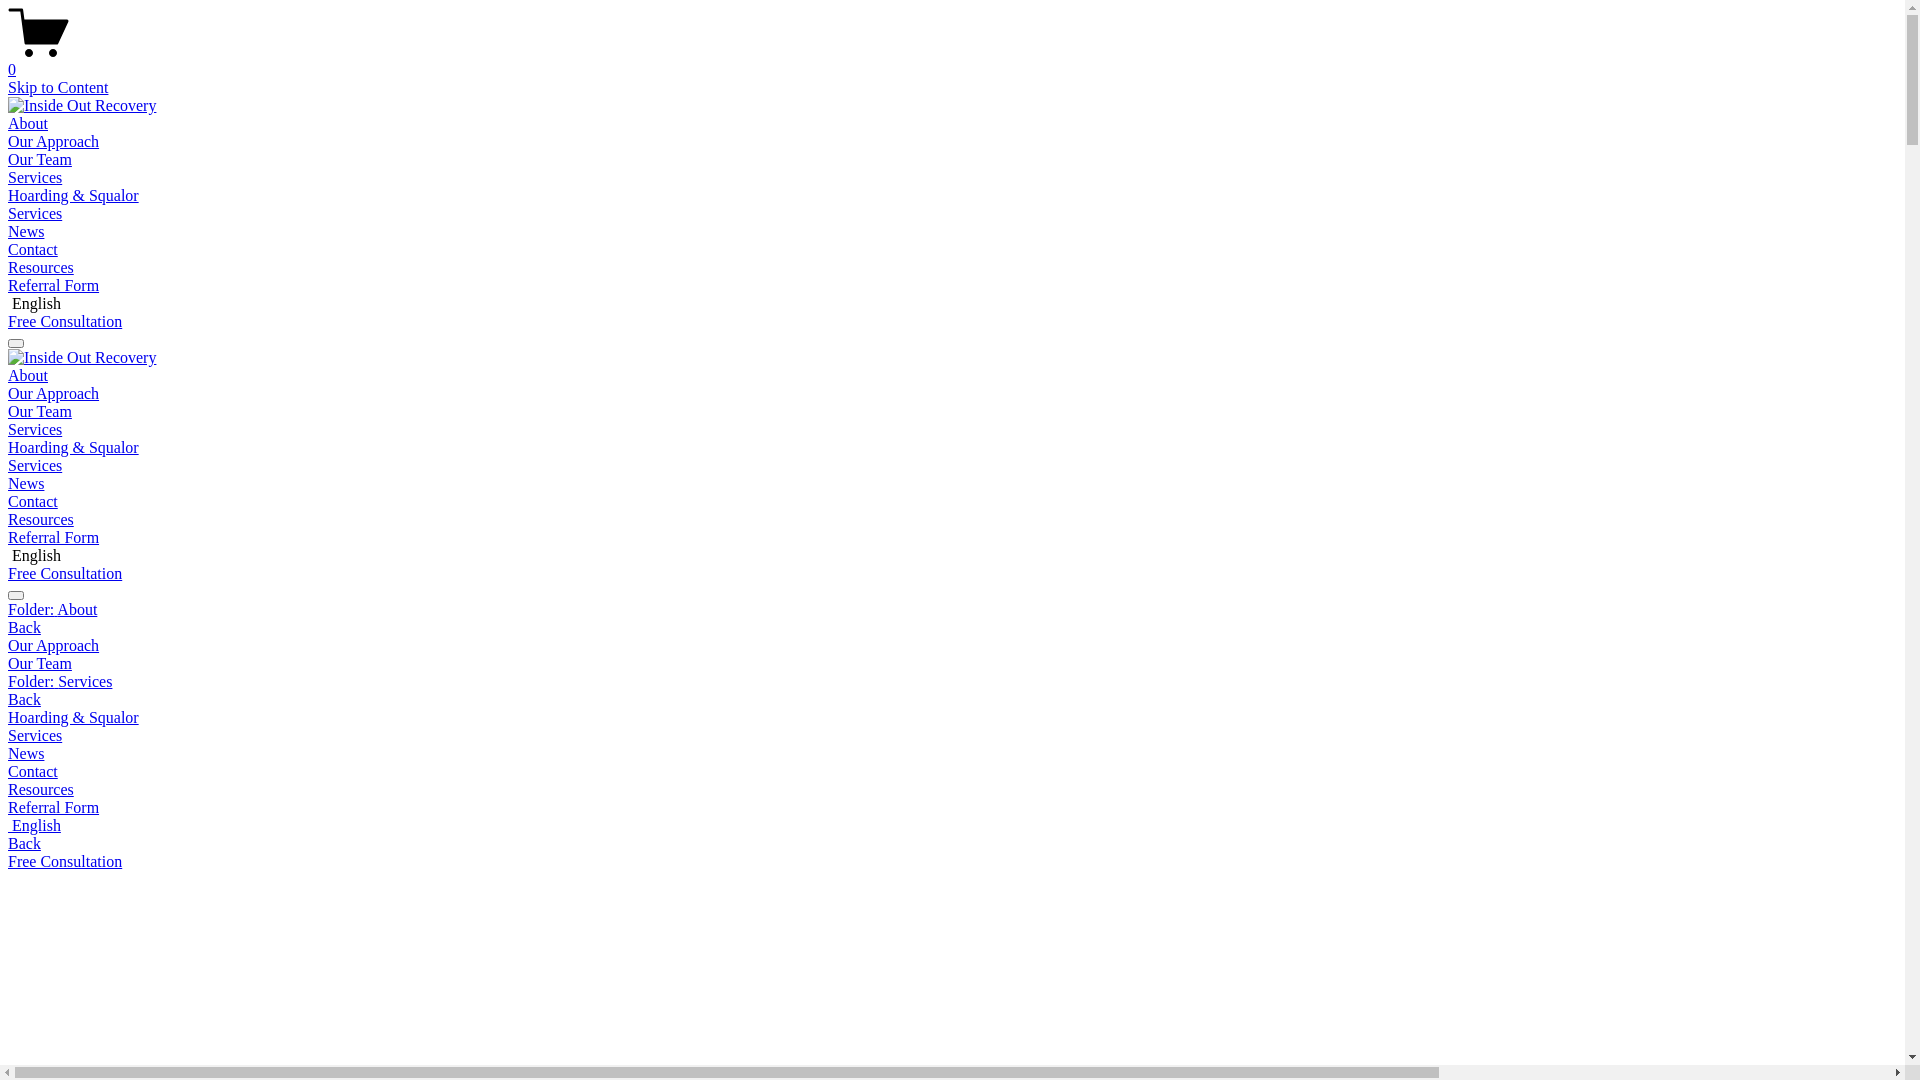 The image size is (1920, 1080). I want to click on 'Contact', so click(951, 770).